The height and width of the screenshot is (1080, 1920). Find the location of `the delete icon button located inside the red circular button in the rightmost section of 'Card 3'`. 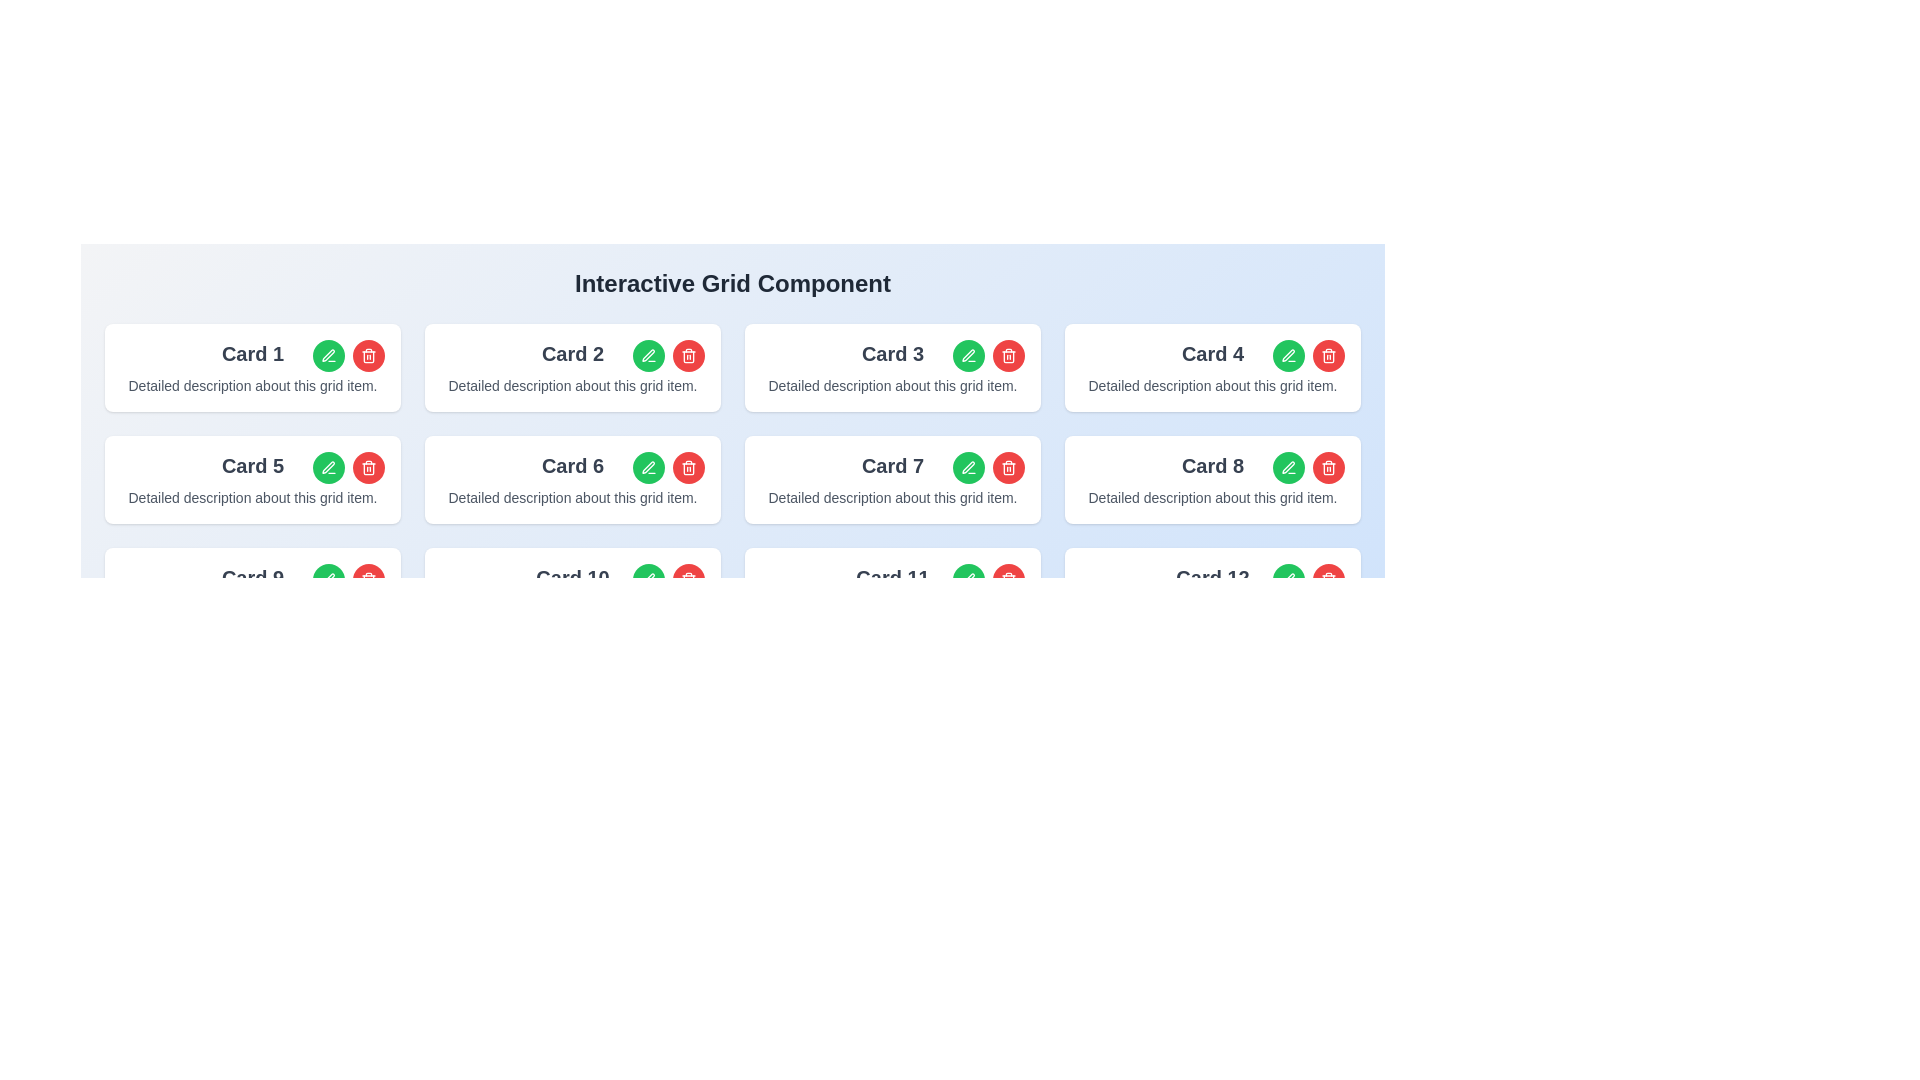

the delete icon button located inside the red circular button in the rightmost section of 'Card 3' is located at coordinates (1008, 354).